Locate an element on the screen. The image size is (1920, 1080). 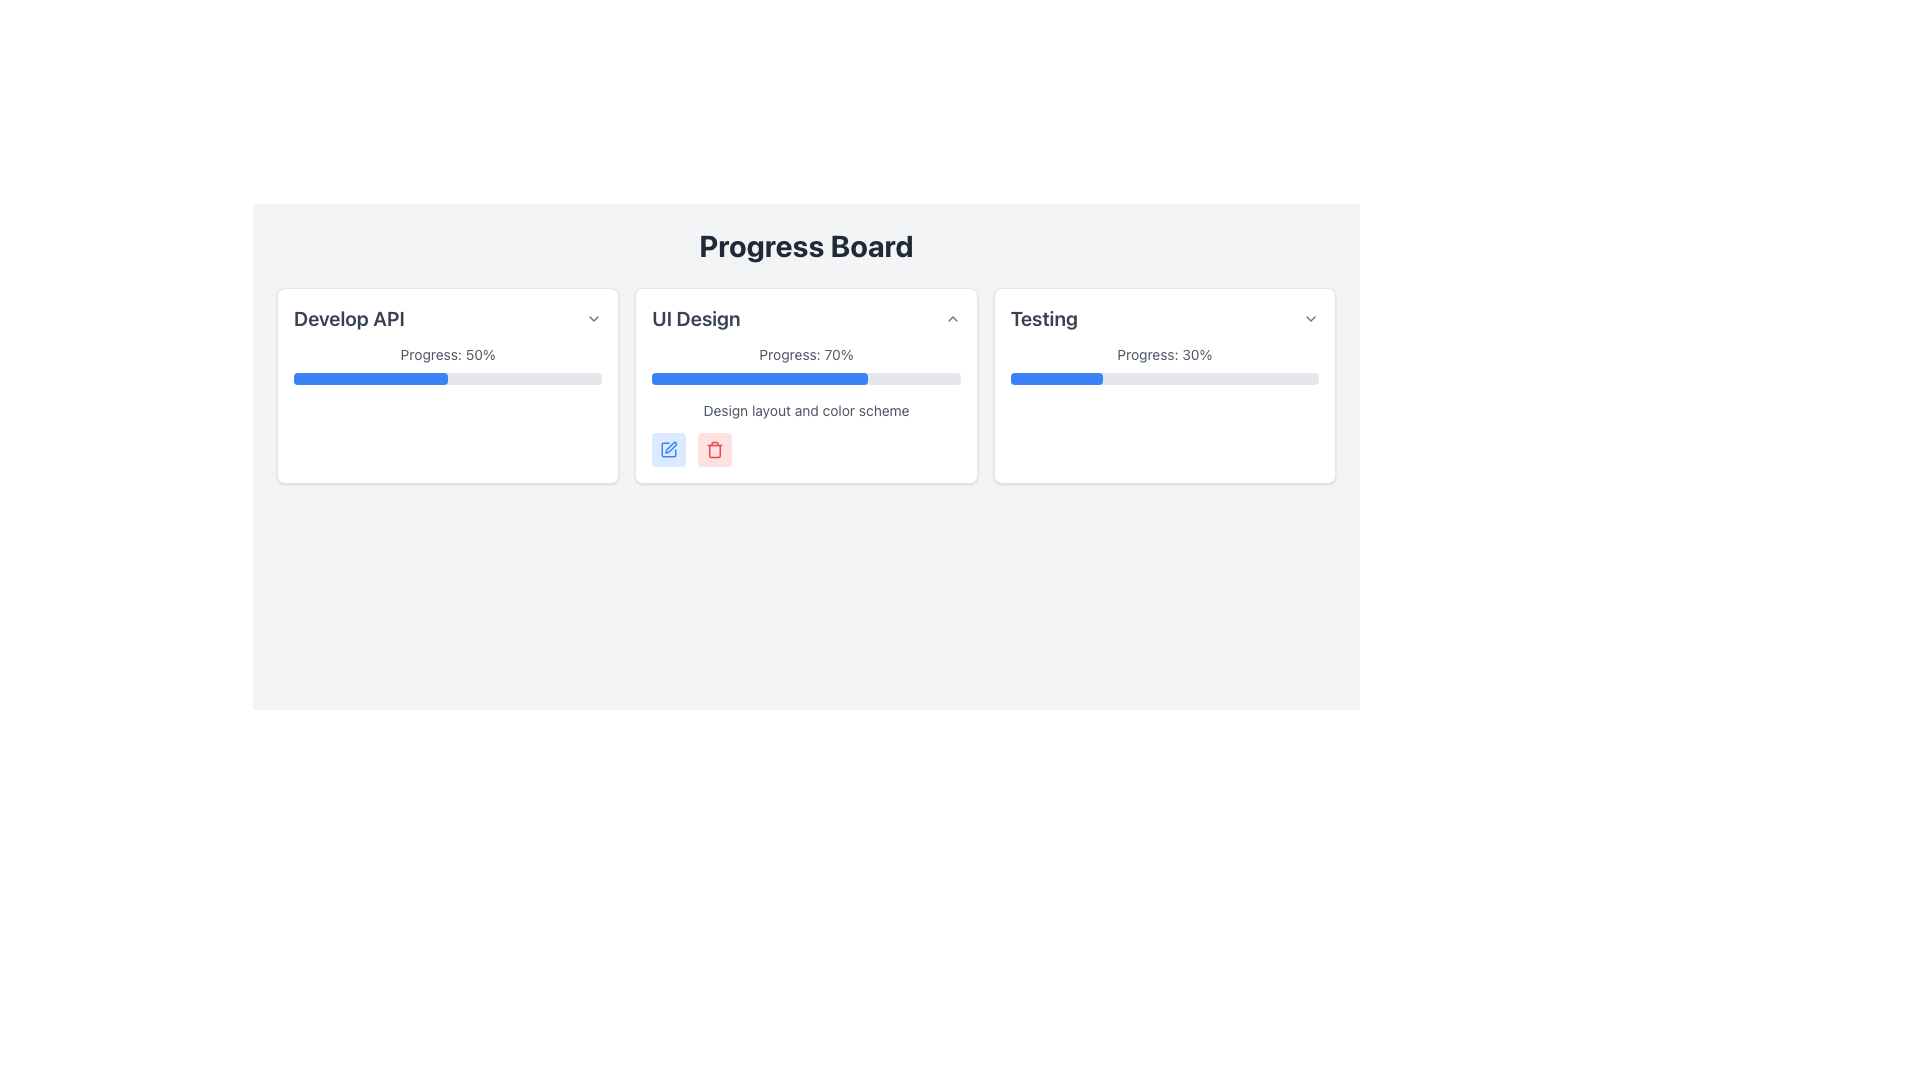
the small pen icon button located within the 'UI Design' card under the 'Progress Board', positioned to the left of the delete icon is located at coordinates (671, 446).